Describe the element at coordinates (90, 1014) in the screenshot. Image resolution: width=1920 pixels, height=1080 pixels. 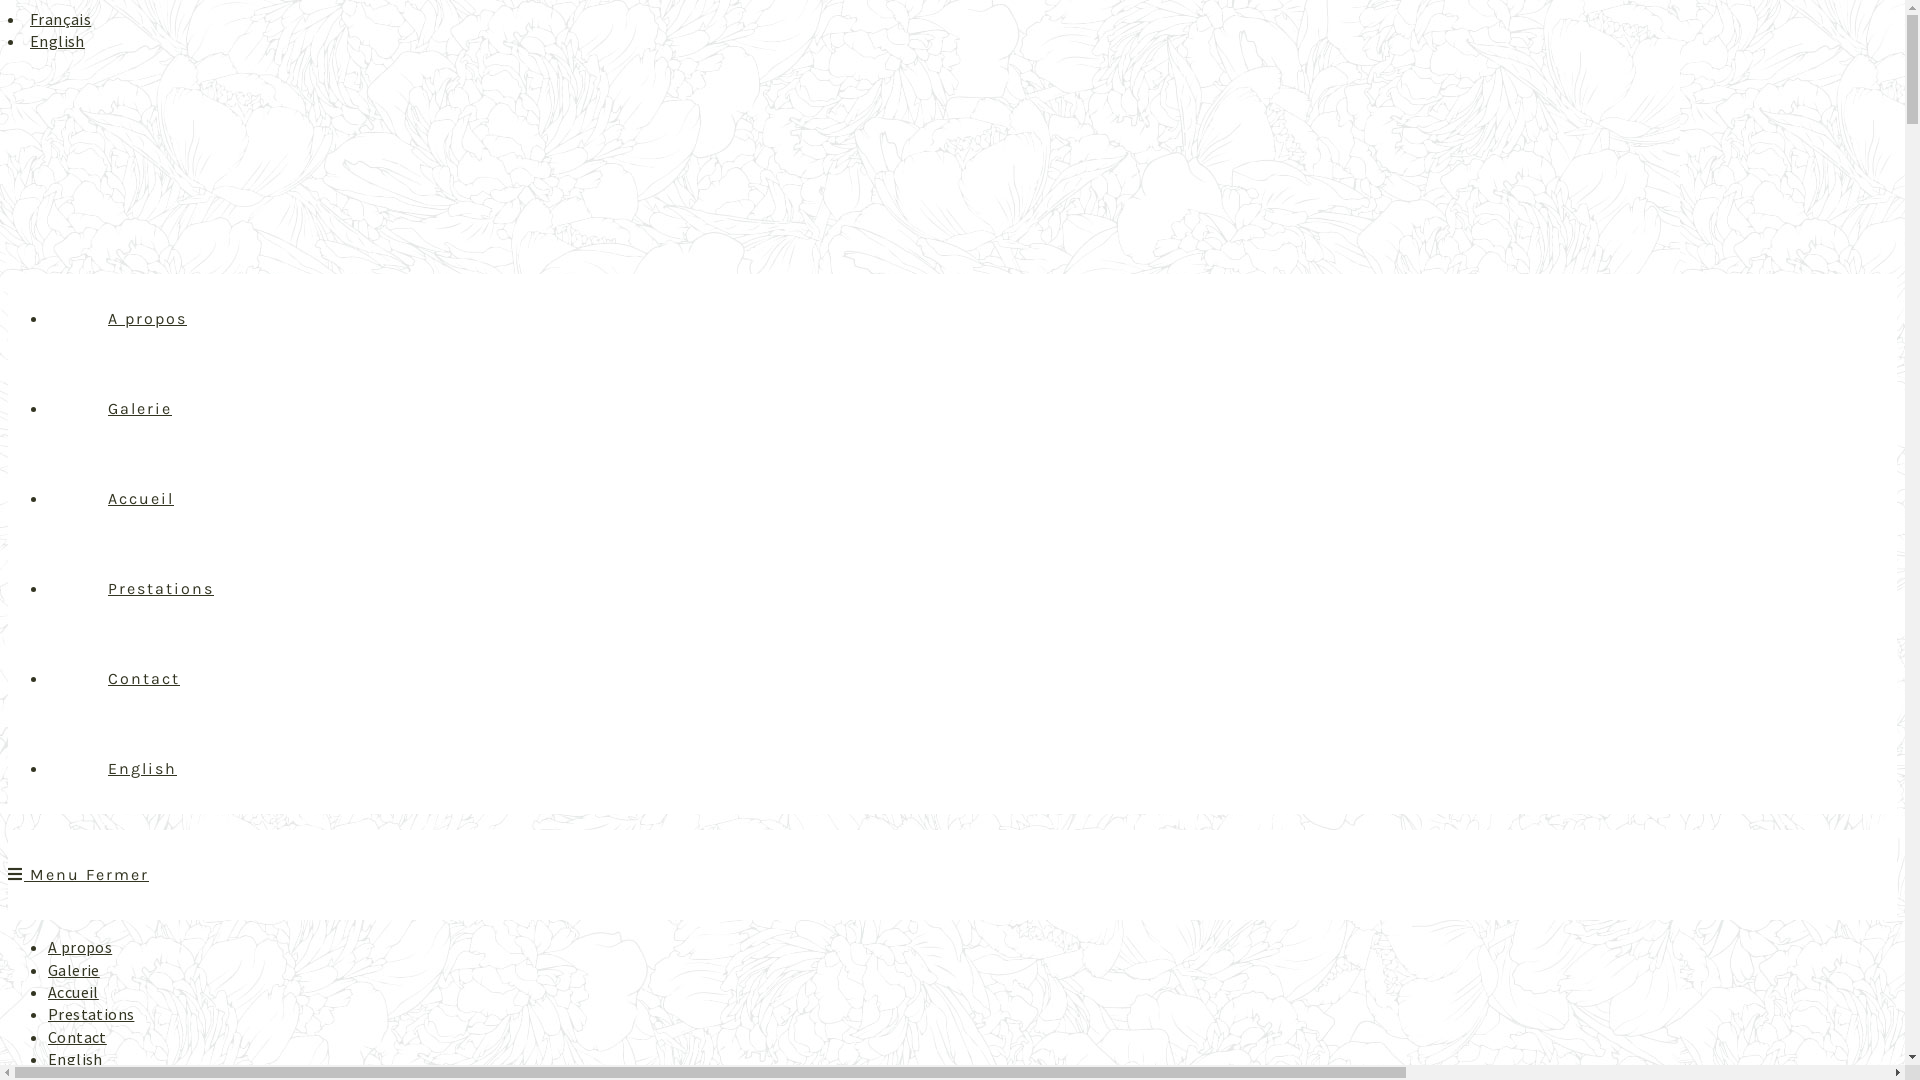
I see `'Prestations'` at that location.